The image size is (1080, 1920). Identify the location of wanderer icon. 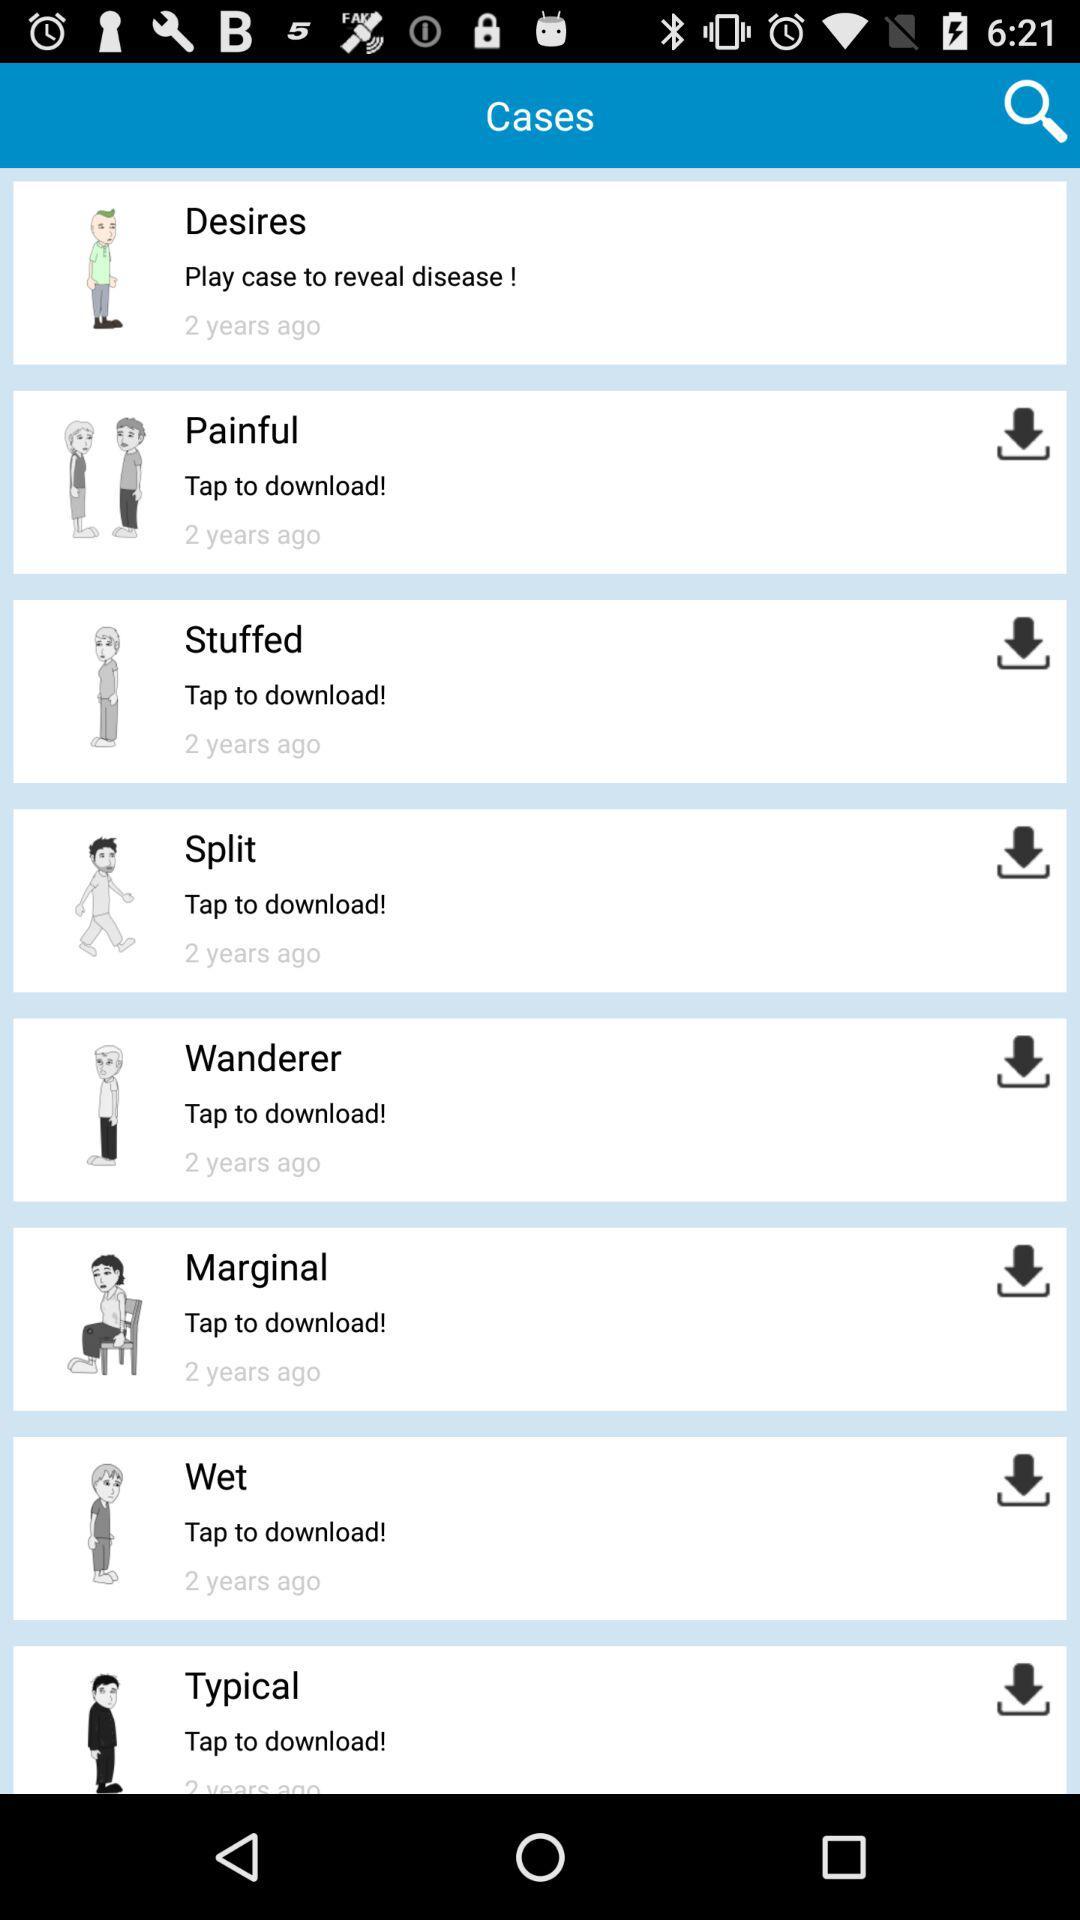
(262, 1055).